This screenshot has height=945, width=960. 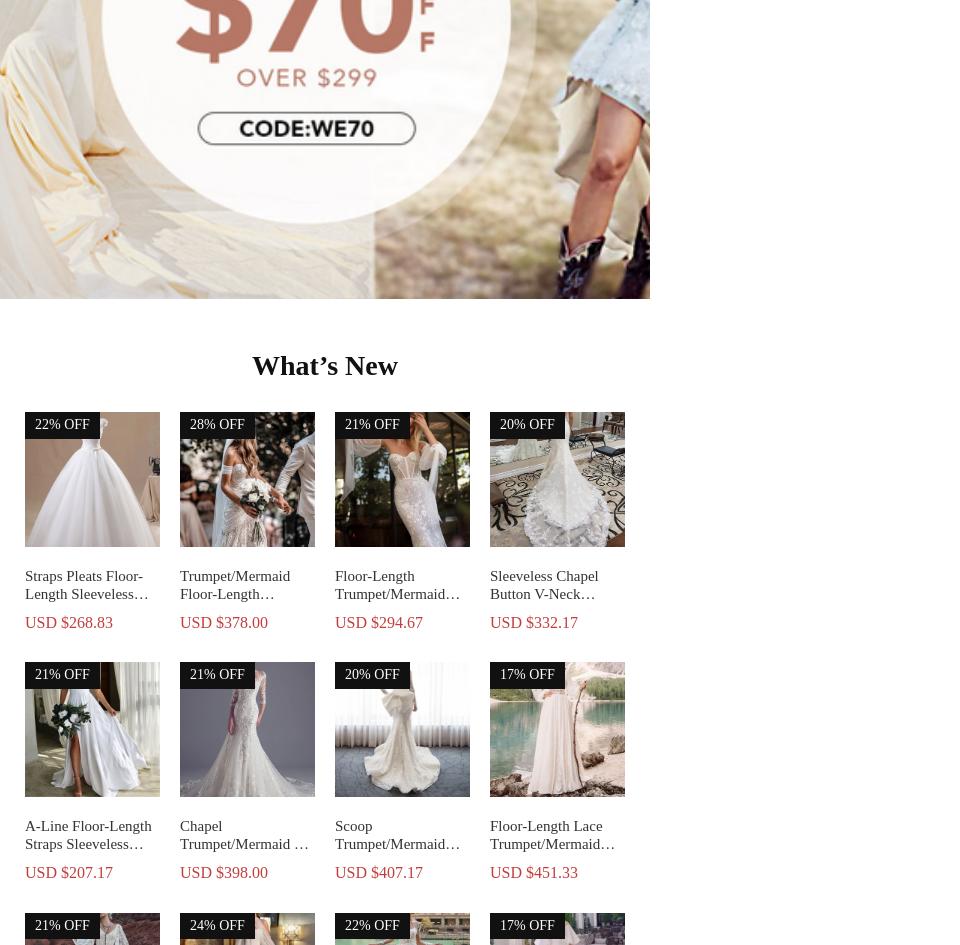 What do you see at coordinates (235, 594) in the screenshot?
I see `'Trumpet/Mermaid Floor-Length Wedding Dress'` at bounding box center [235, 594].